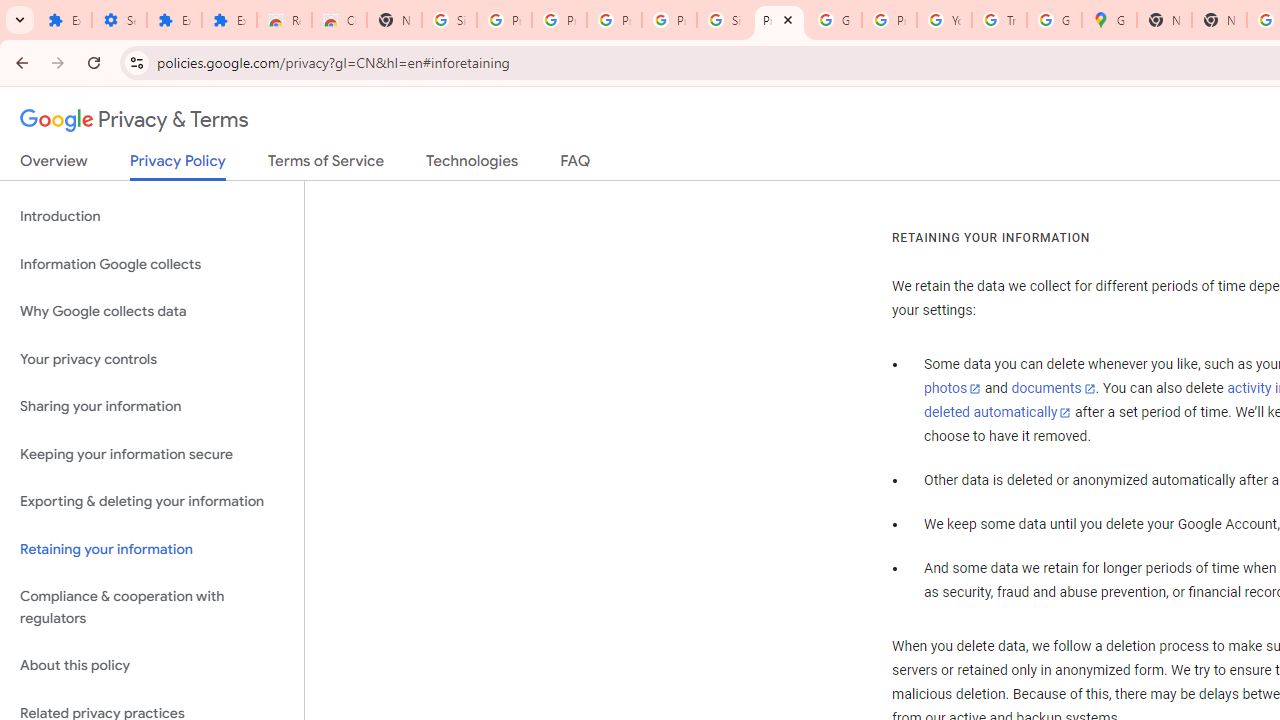 The height and width of the screenshot is (720, 1280). Describe the element at coordinates (339, 20) in the screenshot. I see `'Chrome Web Store - Themes'` at that location.